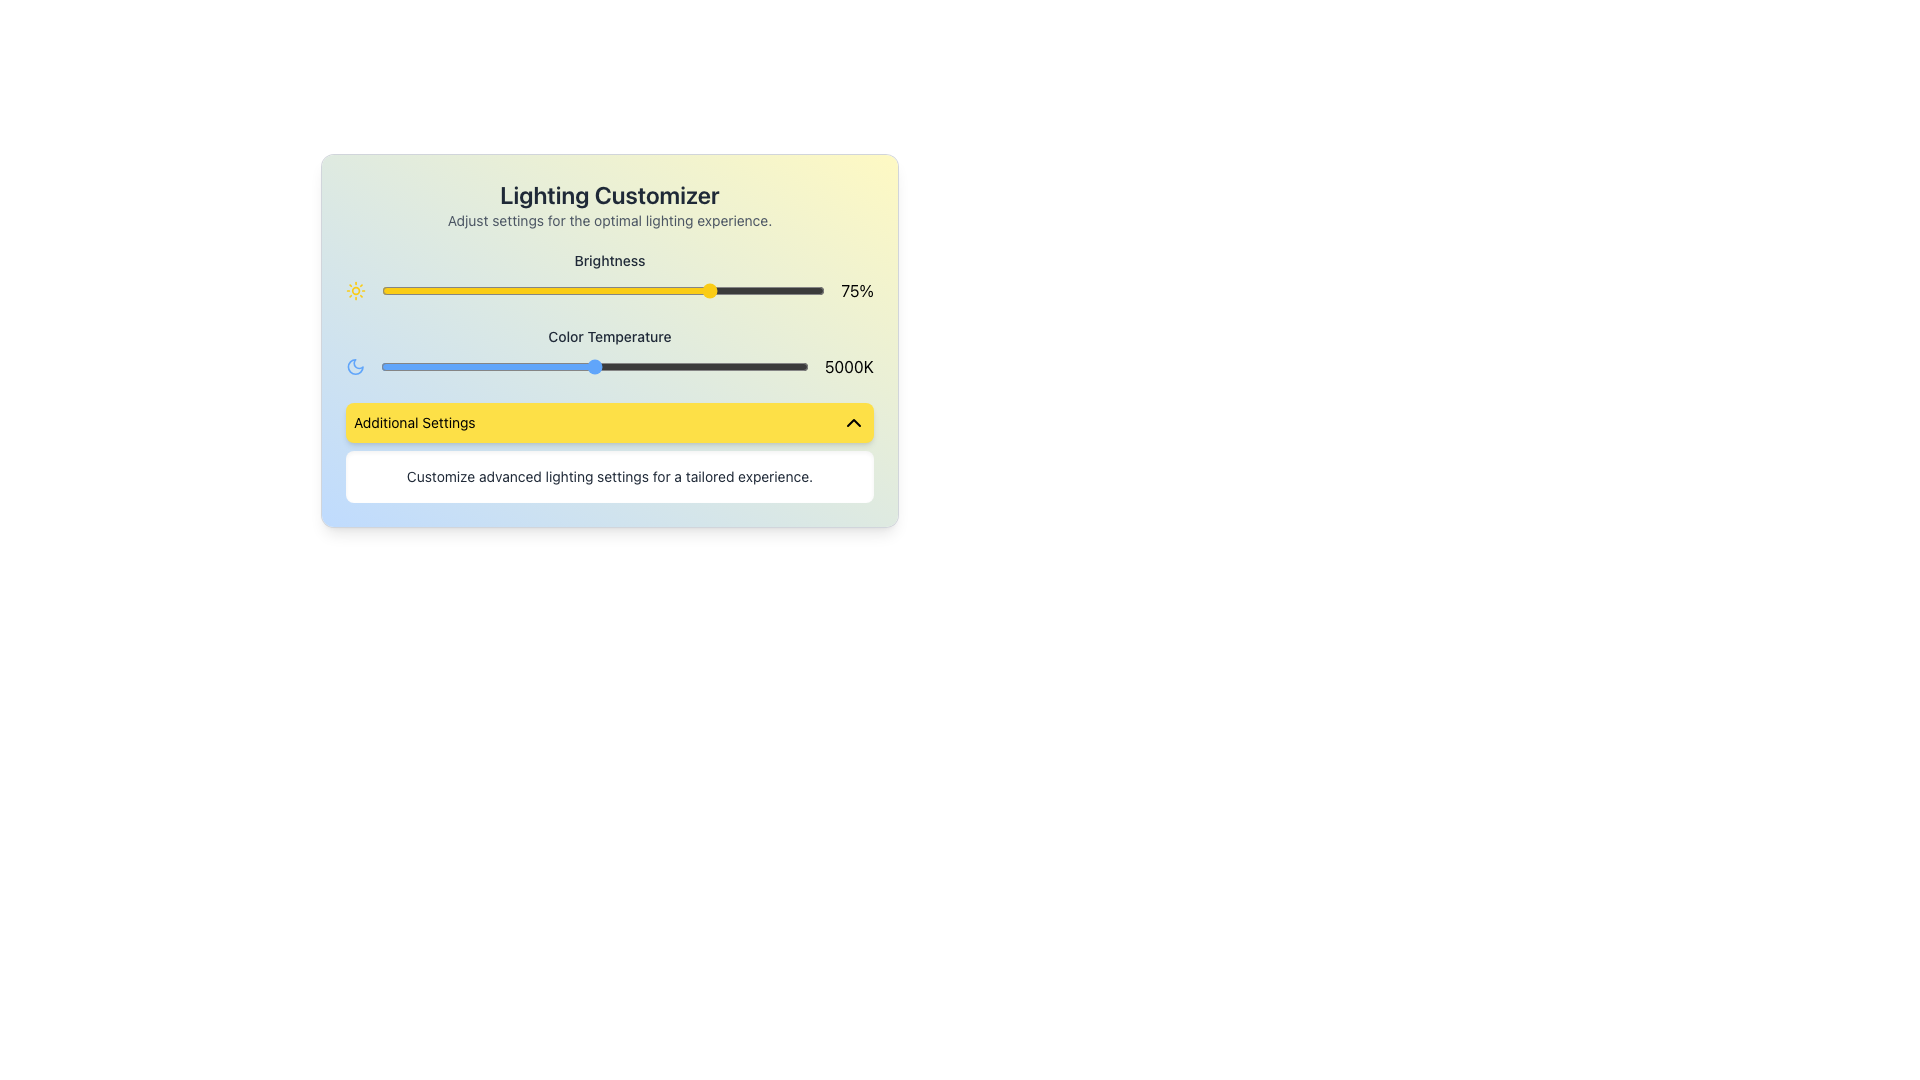  What do you see at coordinates (652, 290) in the screenshot?
I see `the brightness level` at bounding box center [652, 290].